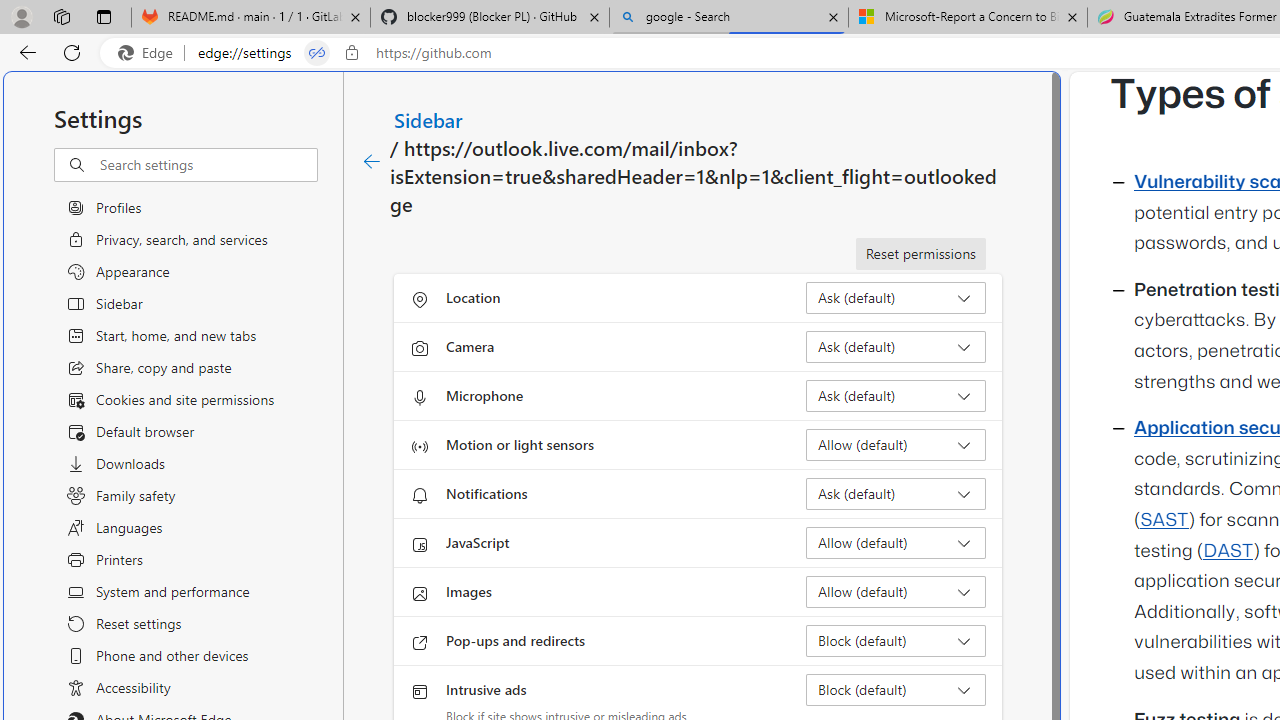 The height and width of the screenshot is (720, 1280). Describe the element at coordinates (895, 493) in the screenshot. I see `'Notifications Ask (default)'` at that location.